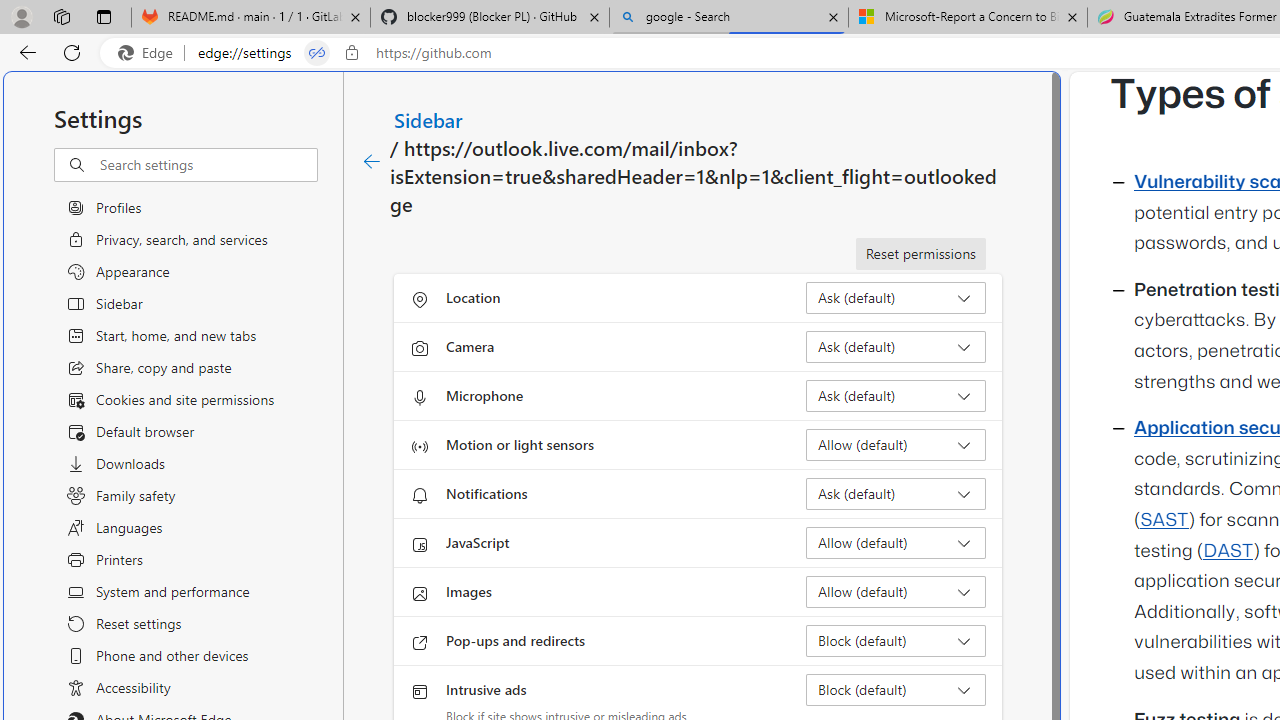 The height and width of the screenshot is (720, 1280). Describe the element at coordinates (895, 493) in the screenshot. I see `'Notifications Ask (default)'` at that location.